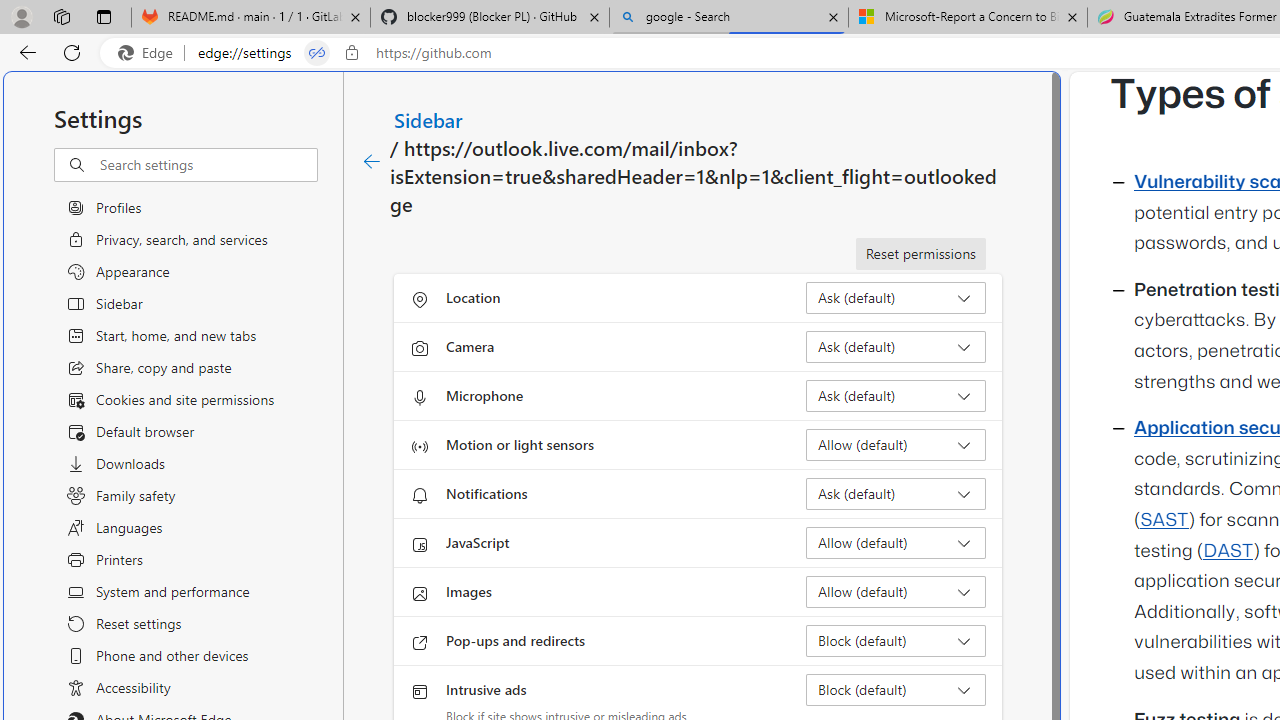 The height and width of the screenshot is (720, 1280). Describe the element at coordinates (895, 493) in the screenshot. I see `'Notifications Ask (default)'` at that location.